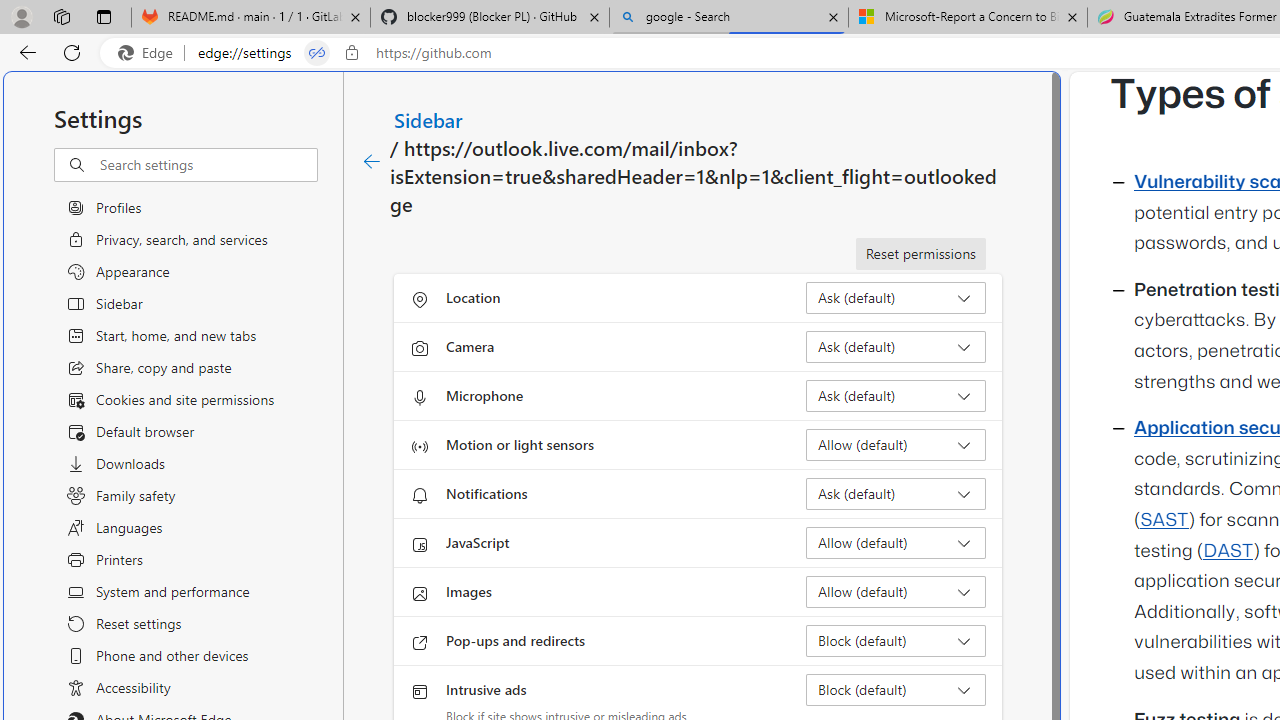 The height and width of the screenshot is (720, 1280). Describe the element at coordinates (895, 493) in the screenshot. I see `'Notifications Ask (default)'` at that location.